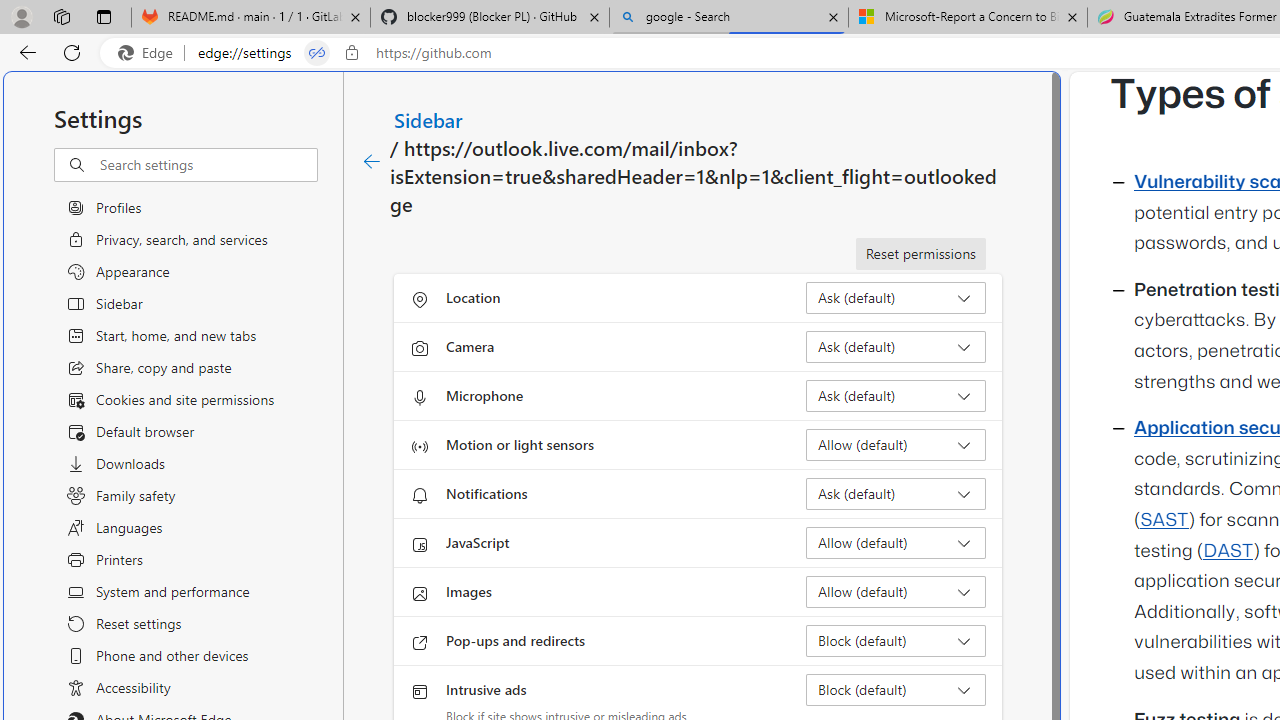 The height and width of the screenshot is (720, 1280). Describe the element at coordinates (895, 493) in the screenshot. I see `'Notifications Ask (default)'` at that location.